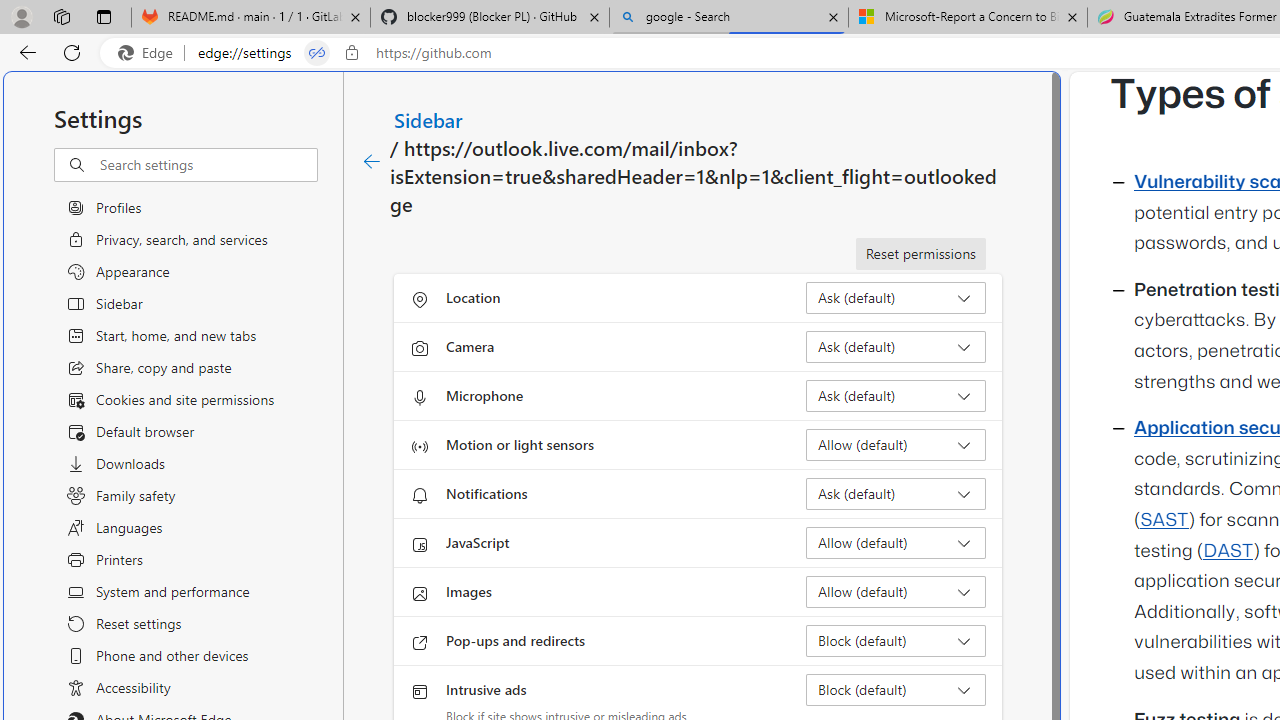 The height and width of the screenshot is (720, 1280). Describe the element at coordinates (895, 493) in the screenshot. I see `'Notifications Ask (default)'` at that location.